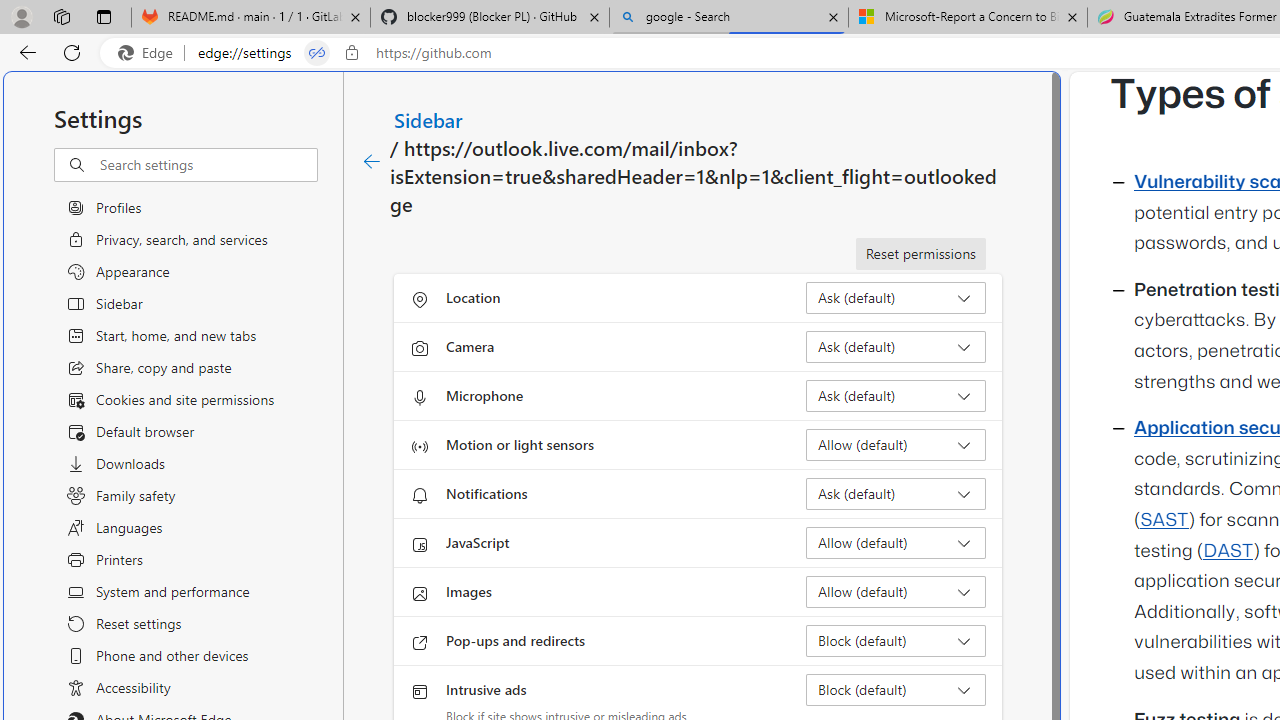 The height and width of the screenshot is (720, 1280). Describe the element at coordinates (895, 493) in the screenshot. I see `'Notifications Ask (default)'` at that location.